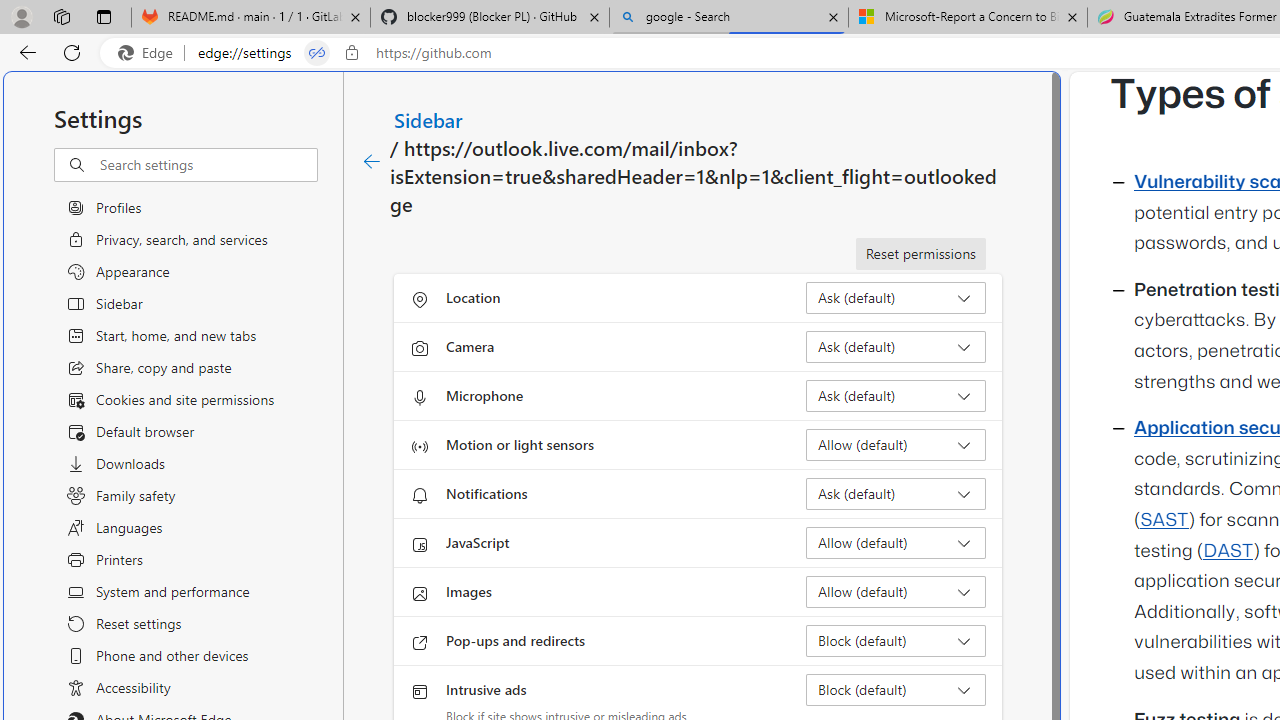 The height and width of the screenshot is (720, 1280). Describe the element at coordinates (895, 493) in the screenshot. I see `'Notifications Ask (default)'` at that location.